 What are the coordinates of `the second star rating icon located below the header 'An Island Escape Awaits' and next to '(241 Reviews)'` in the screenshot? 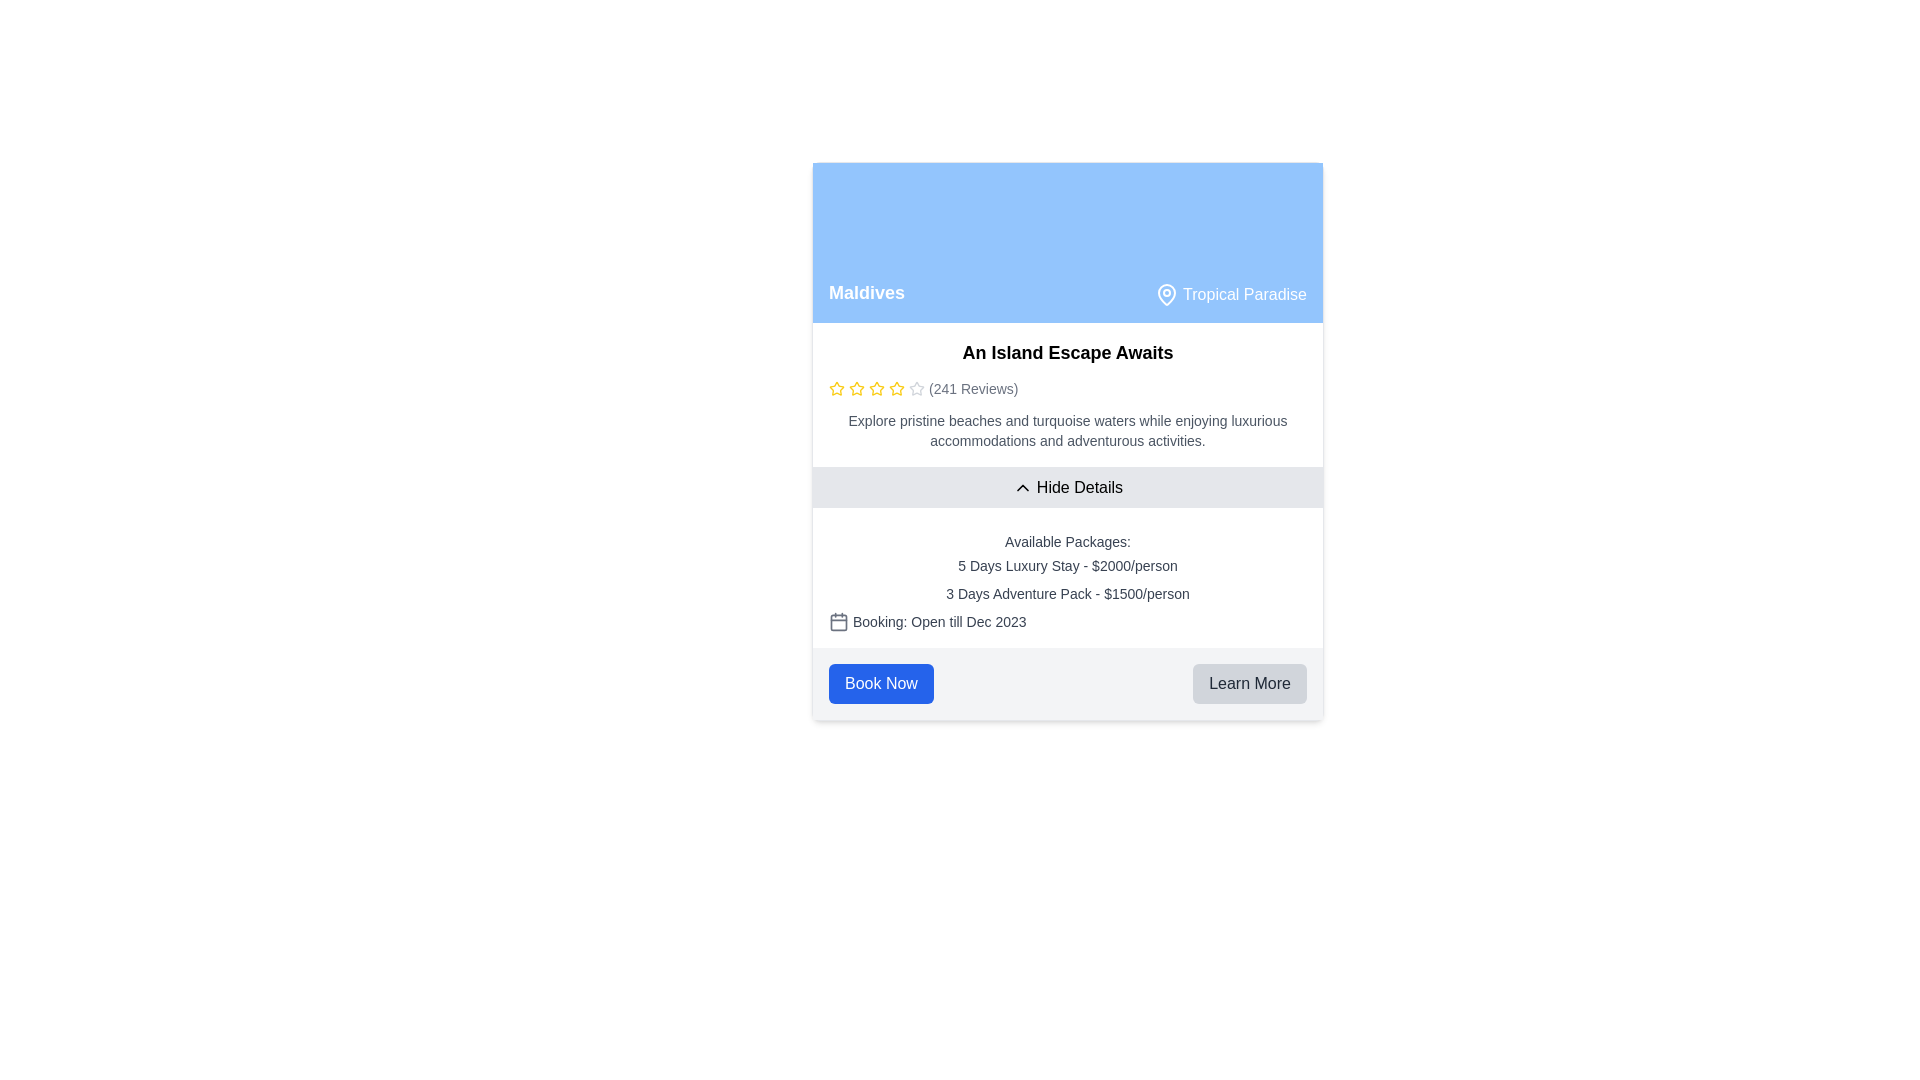 It's located at (877, 388).